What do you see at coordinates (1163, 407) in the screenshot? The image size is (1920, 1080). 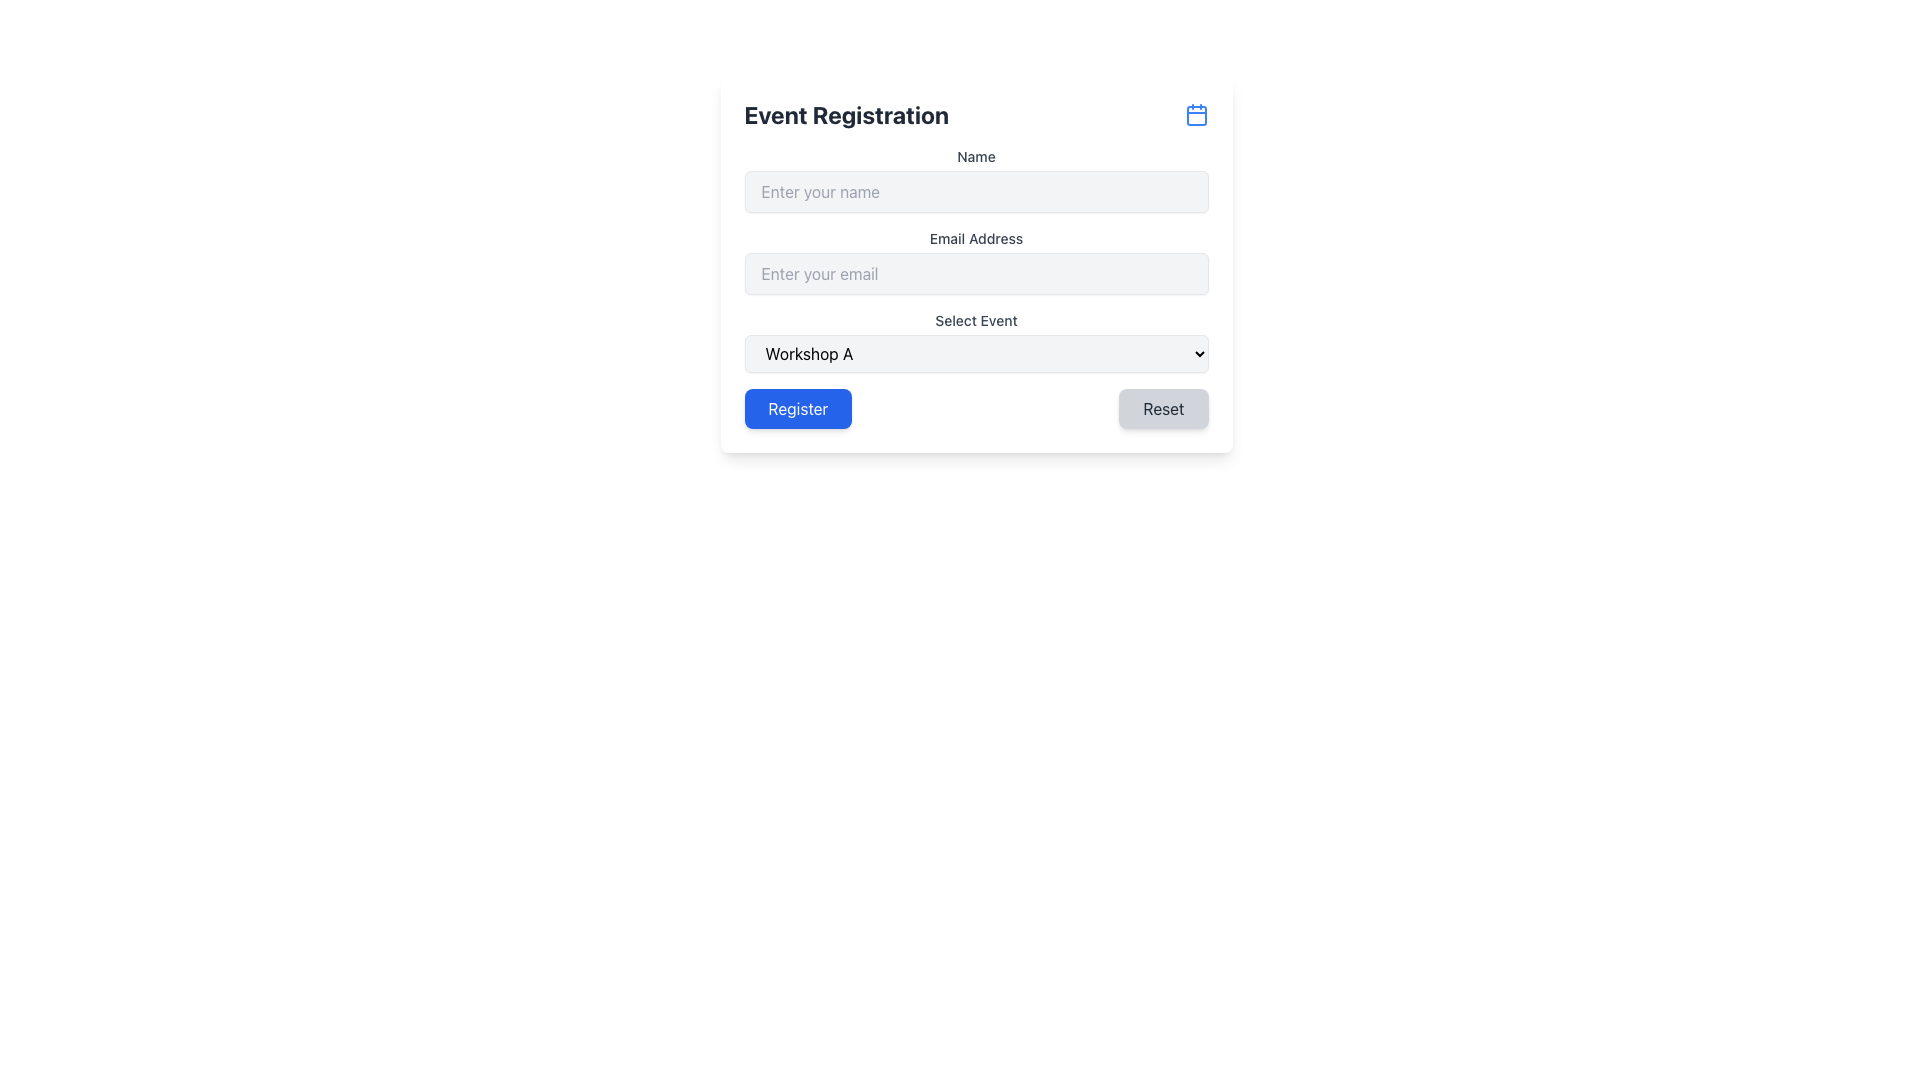 I see `the 'Reset' button located in the bottom-right corner of the form to reset the form` at bounding box center [1163, 407].